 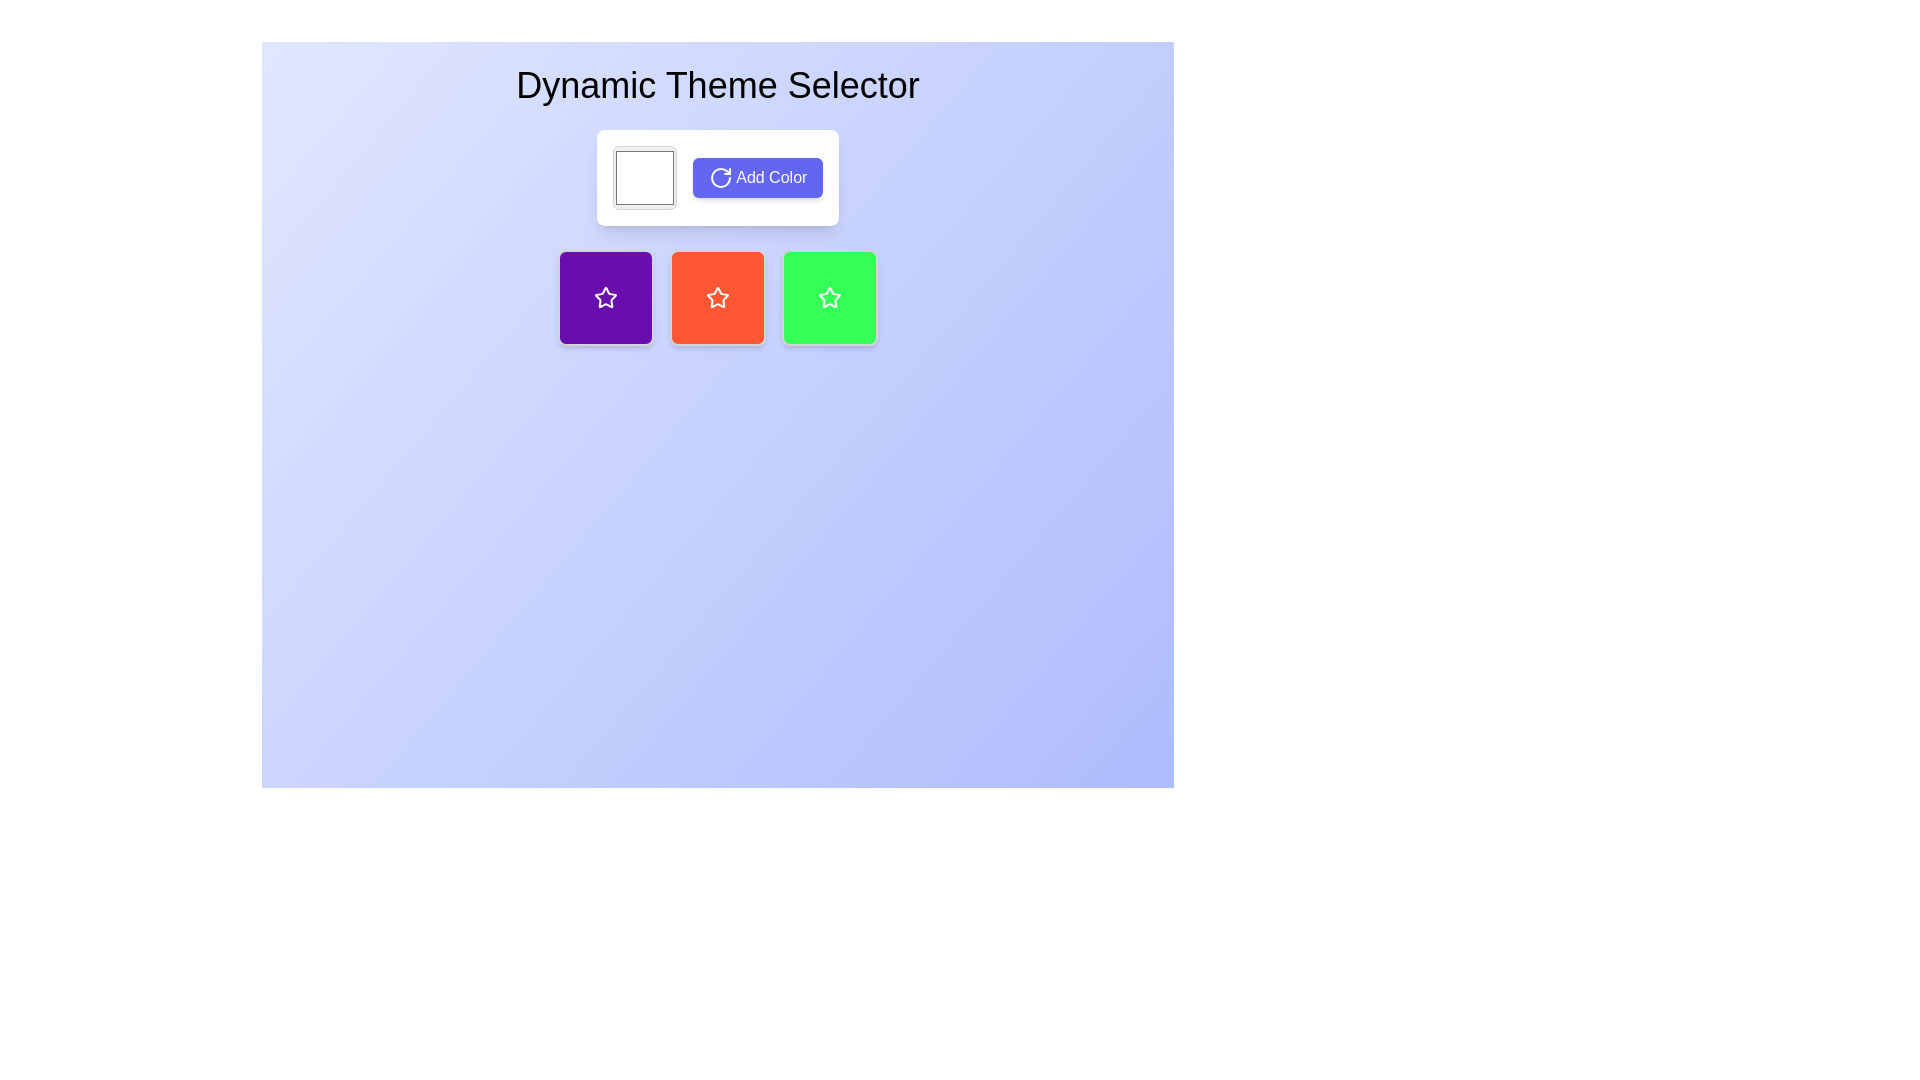 I want to click on the purple square tile button with a white star icon, so click(x=604, y=297).